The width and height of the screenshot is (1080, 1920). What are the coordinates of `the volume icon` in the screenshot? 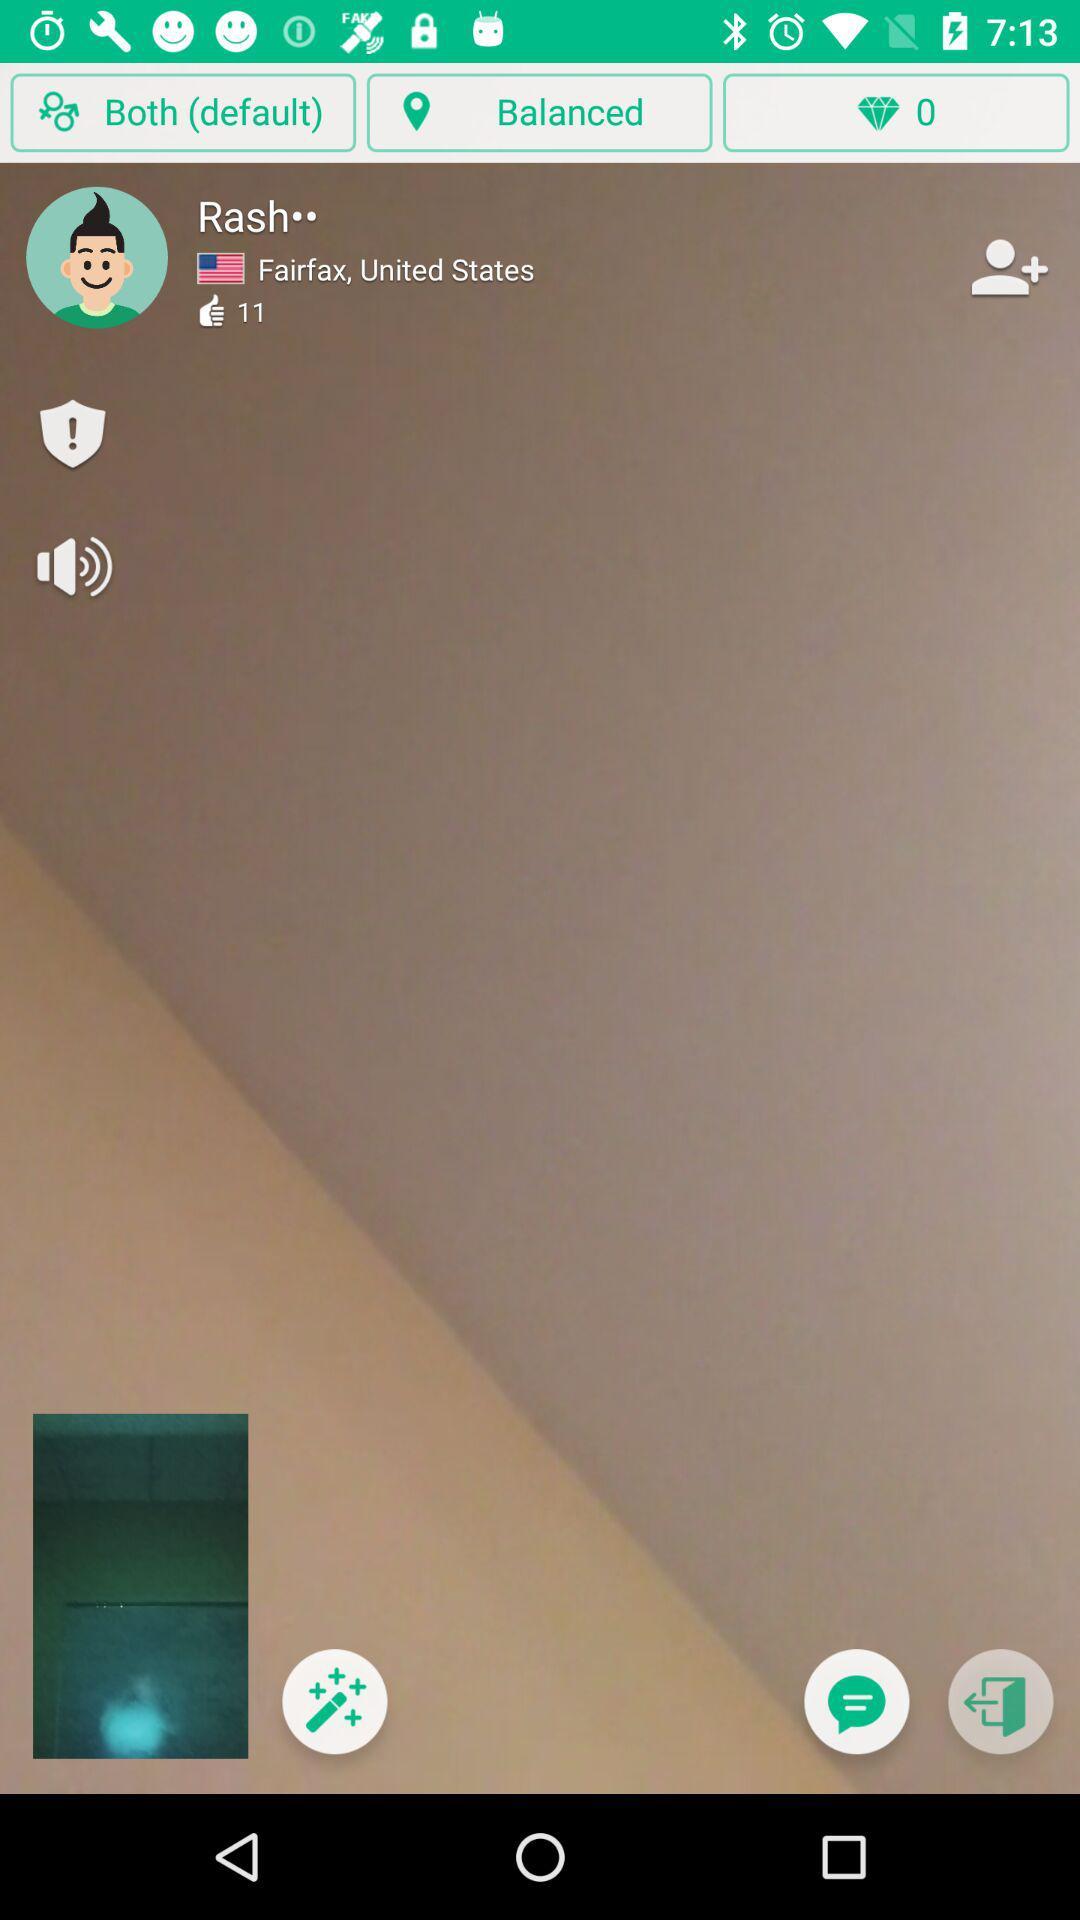 It's located at (71, 565).